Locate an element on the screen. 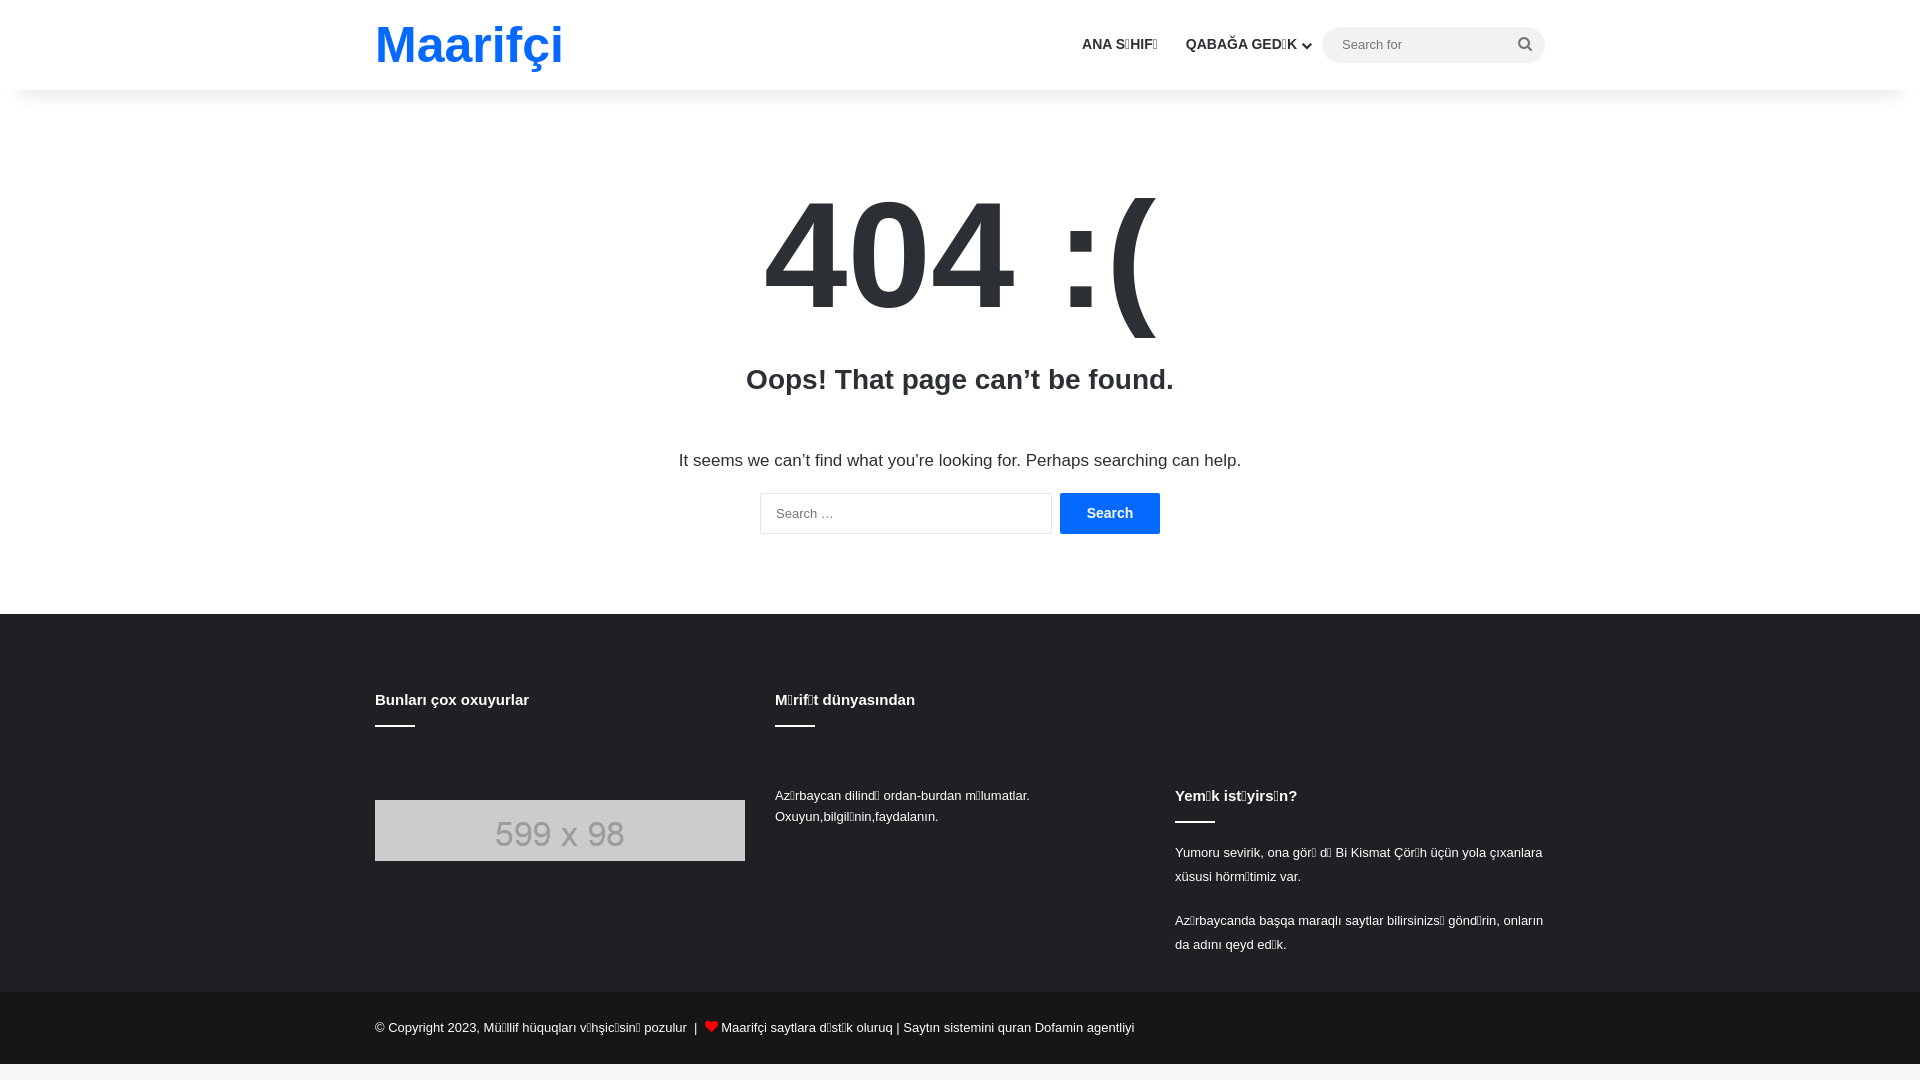 This screenshot has width=1920, height=1080. 'Search for' is located at coordinates (1505, 43).